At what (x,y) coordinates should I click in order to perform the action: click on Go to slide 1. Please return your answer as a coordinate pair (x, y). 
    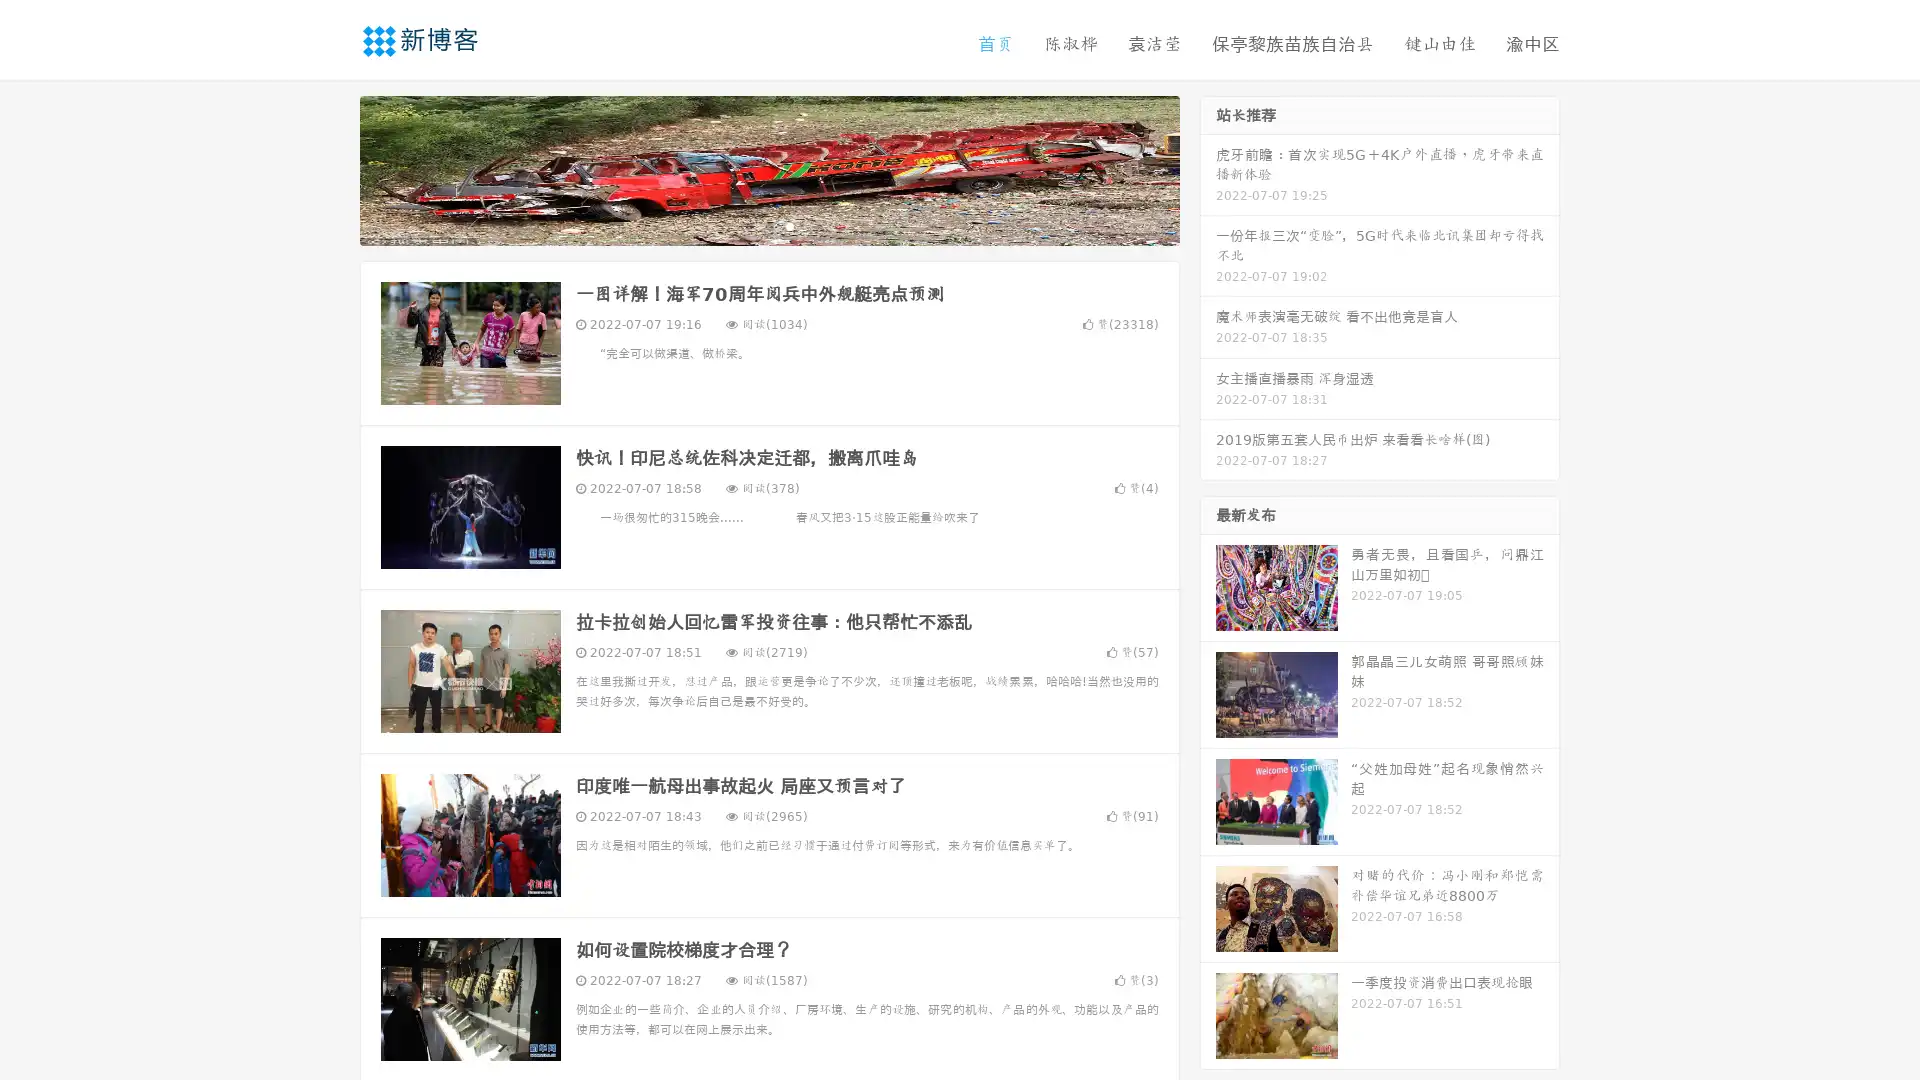
    Looking at the image, I should click on (748, 225).